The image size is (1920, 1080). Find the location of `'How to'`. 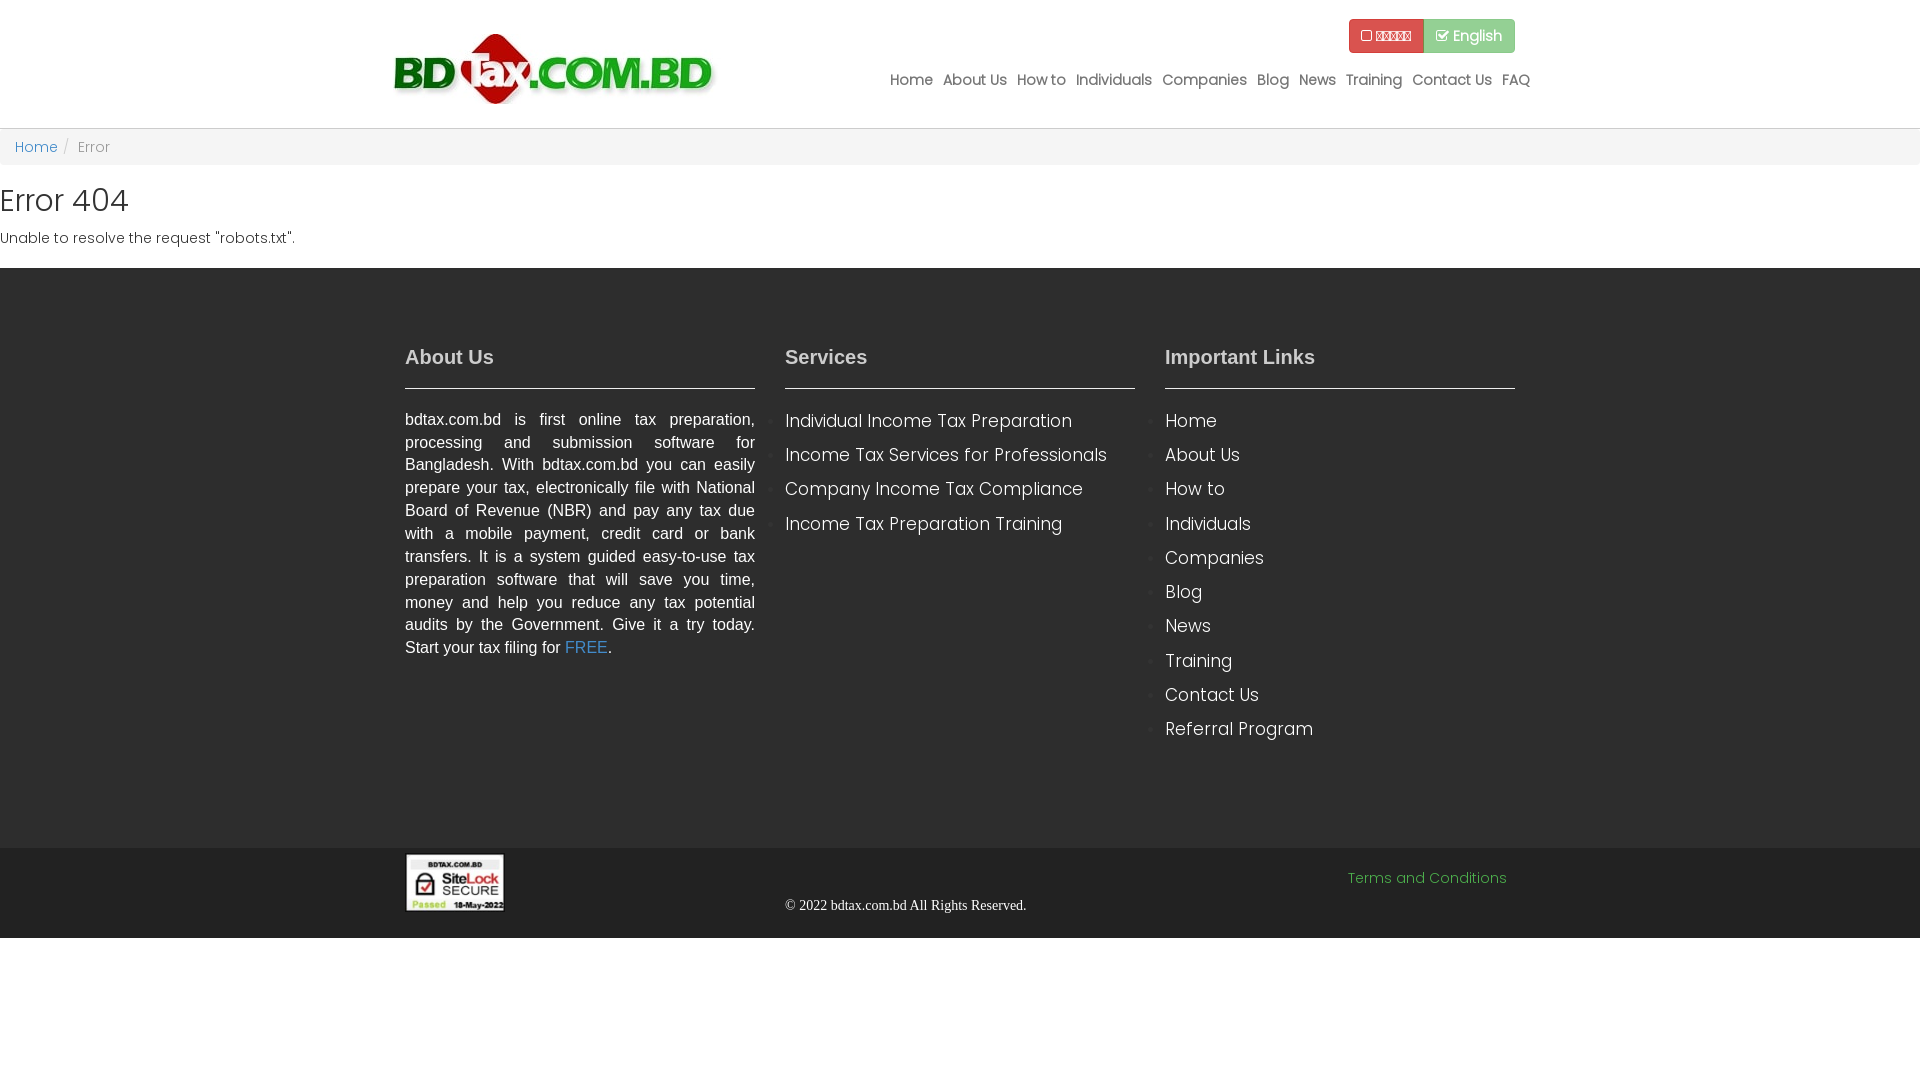

'How to' is located at coordinates (1165, 489).